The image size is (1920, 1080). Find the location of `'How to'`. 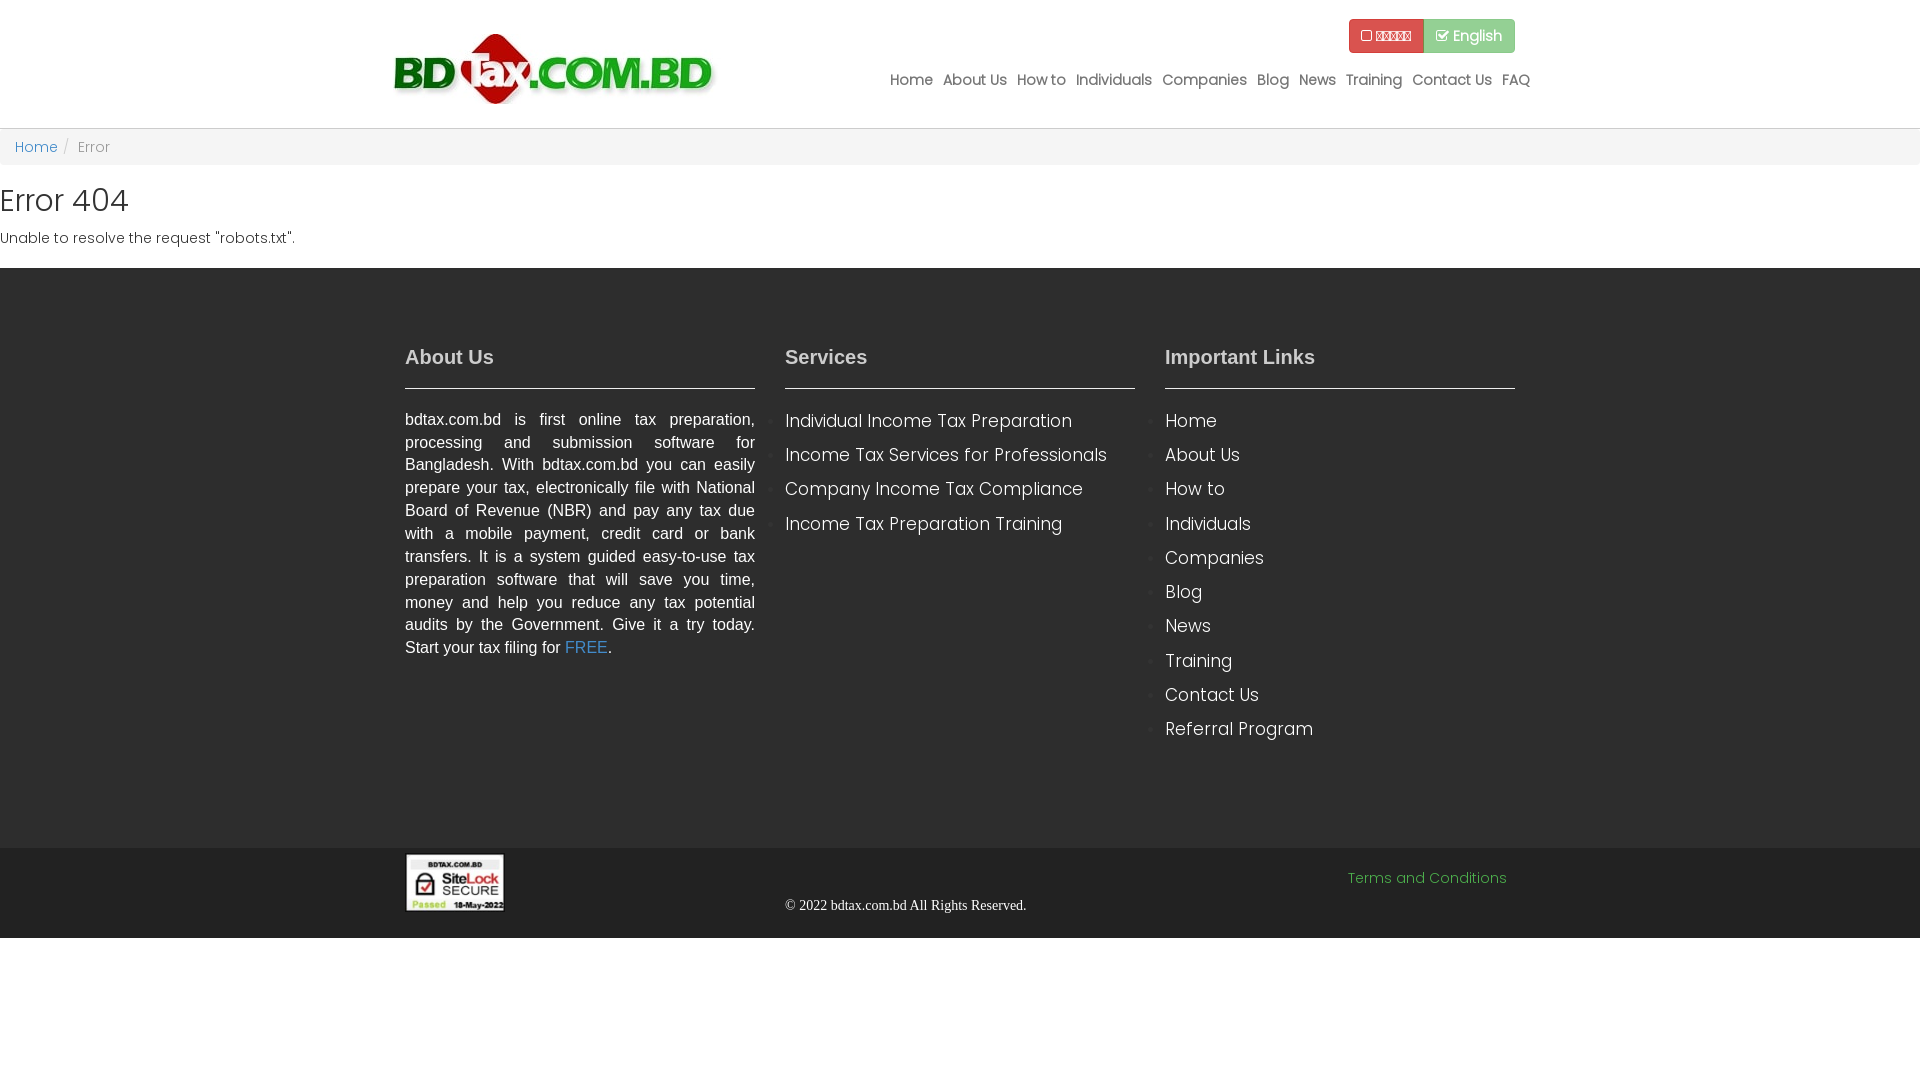

'How to' is located at coordinates (1165, 489).